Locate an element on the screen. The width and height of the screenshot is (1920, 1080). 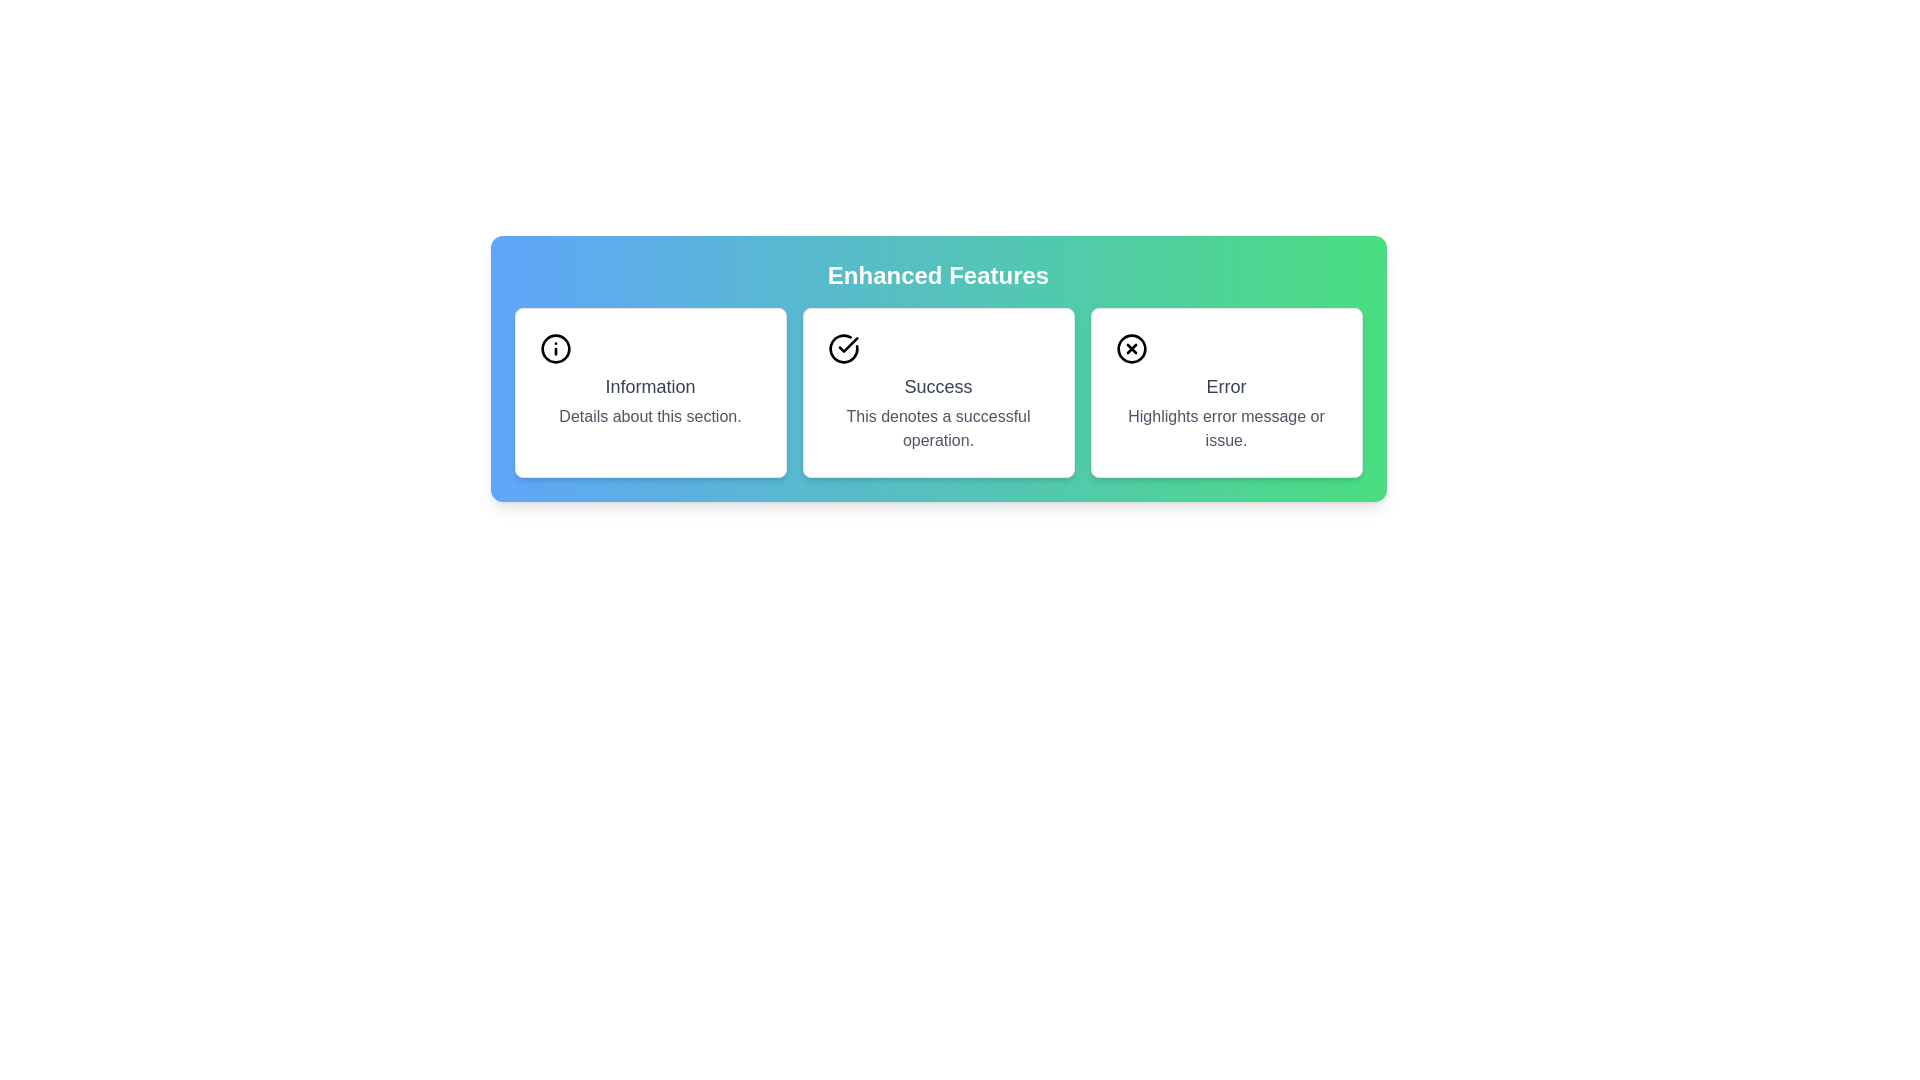
the circular boundary representing a close or error icon in the rightmost card under the header 'Enhanced Features' is located at coordinates (1131, 347).